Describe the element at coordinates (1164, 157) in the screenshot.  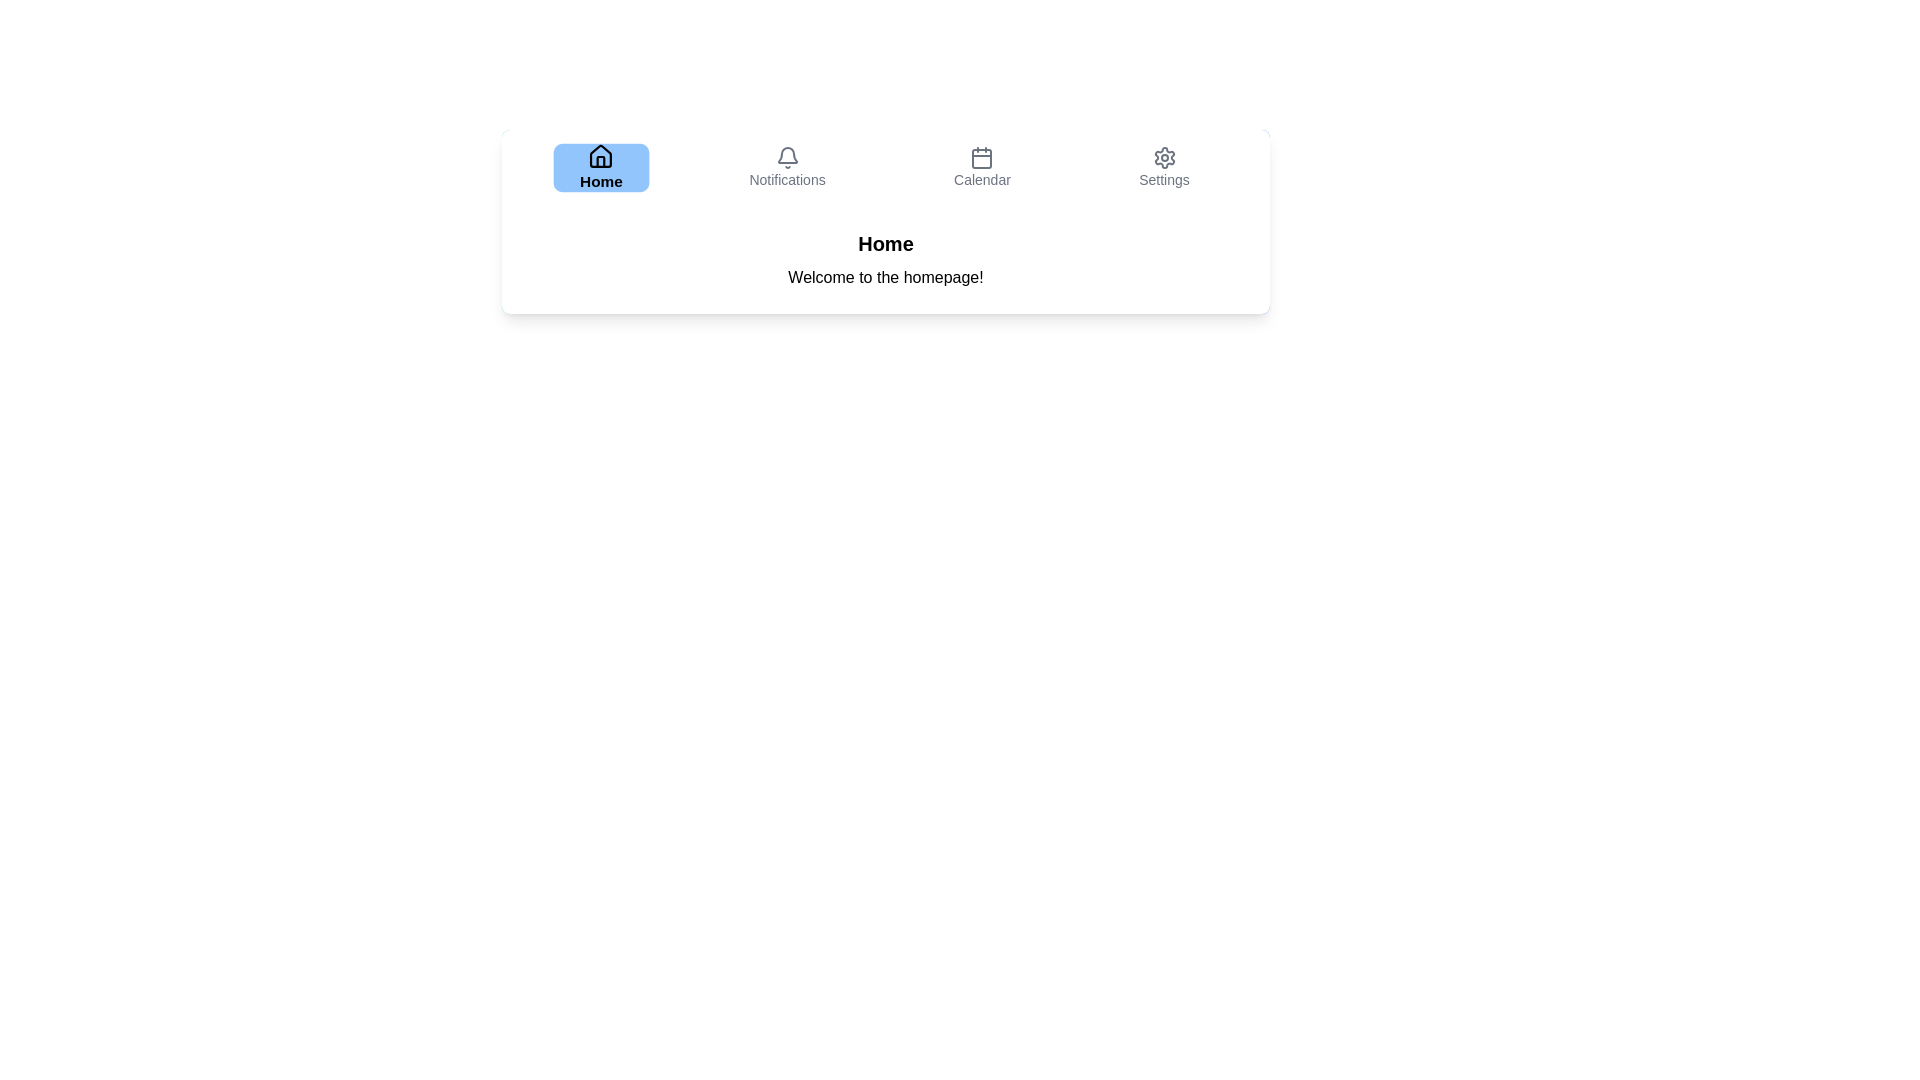
I see `the gear-shaped settings icon located in the top-right part of the interface, above the 'Settings' label` at that location.